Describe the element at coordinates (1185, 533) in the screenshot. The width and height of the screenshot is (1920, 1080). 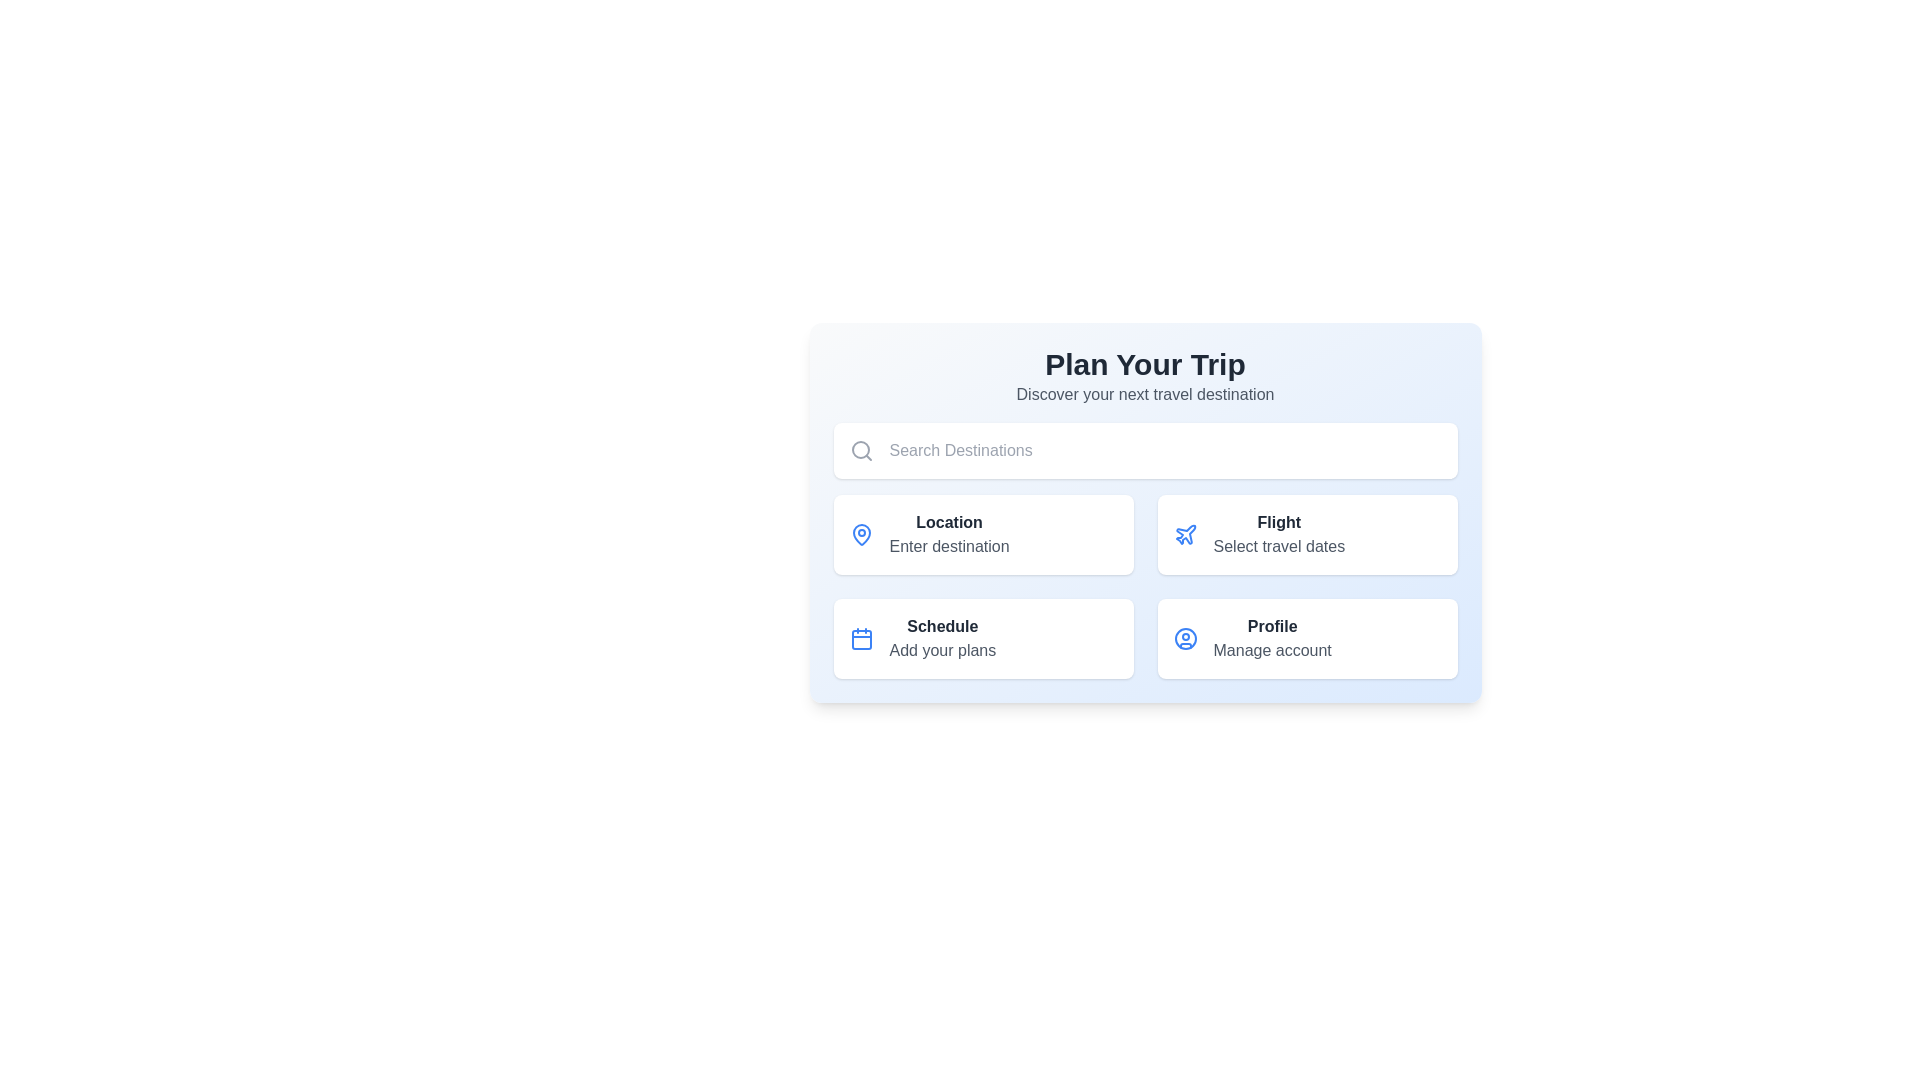
I see `the stylized blue airplane icon located in the right module of the second row, which is associated with flight-related functionalities` at that location.